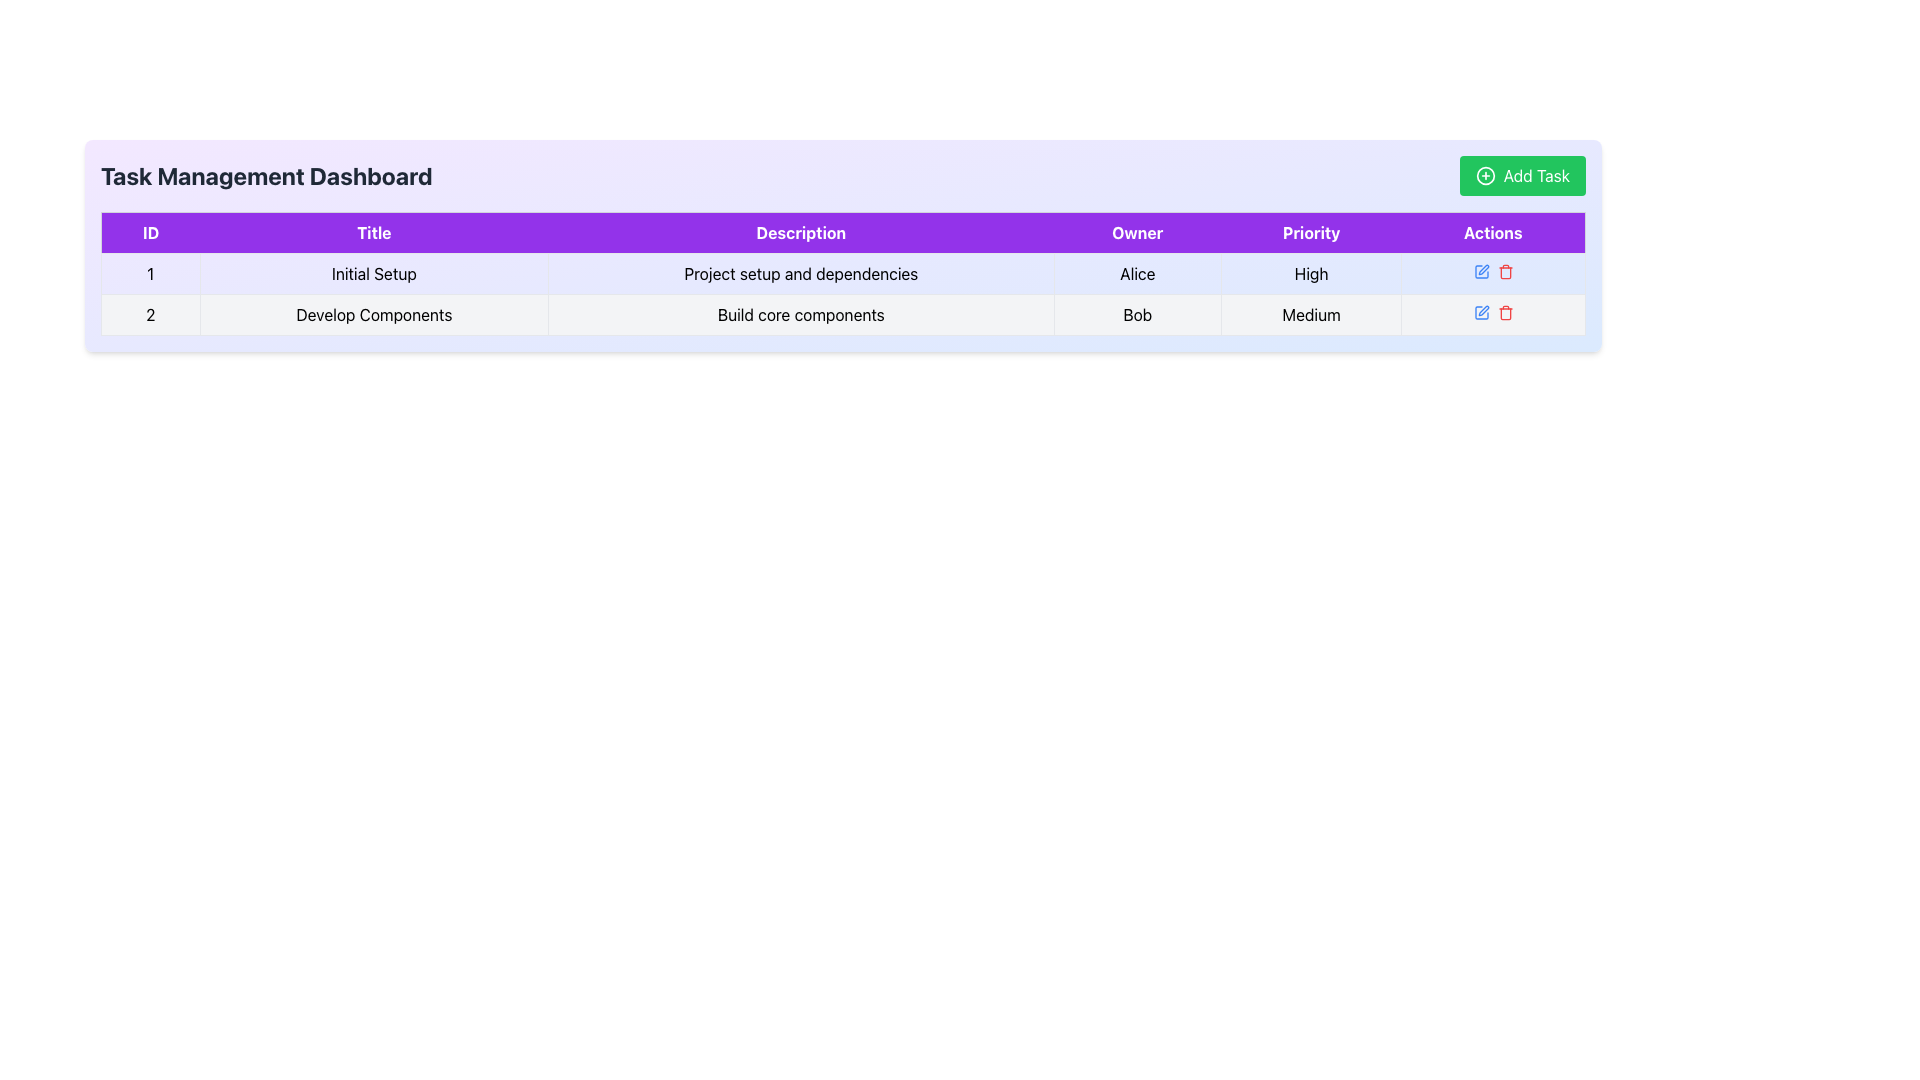 This screenshot has height=1080, width=1920. I want to click on the SVG icon resembling a pen or pencil located in the 'Actions' column of the second row within a table layout, so click(1483, 270).